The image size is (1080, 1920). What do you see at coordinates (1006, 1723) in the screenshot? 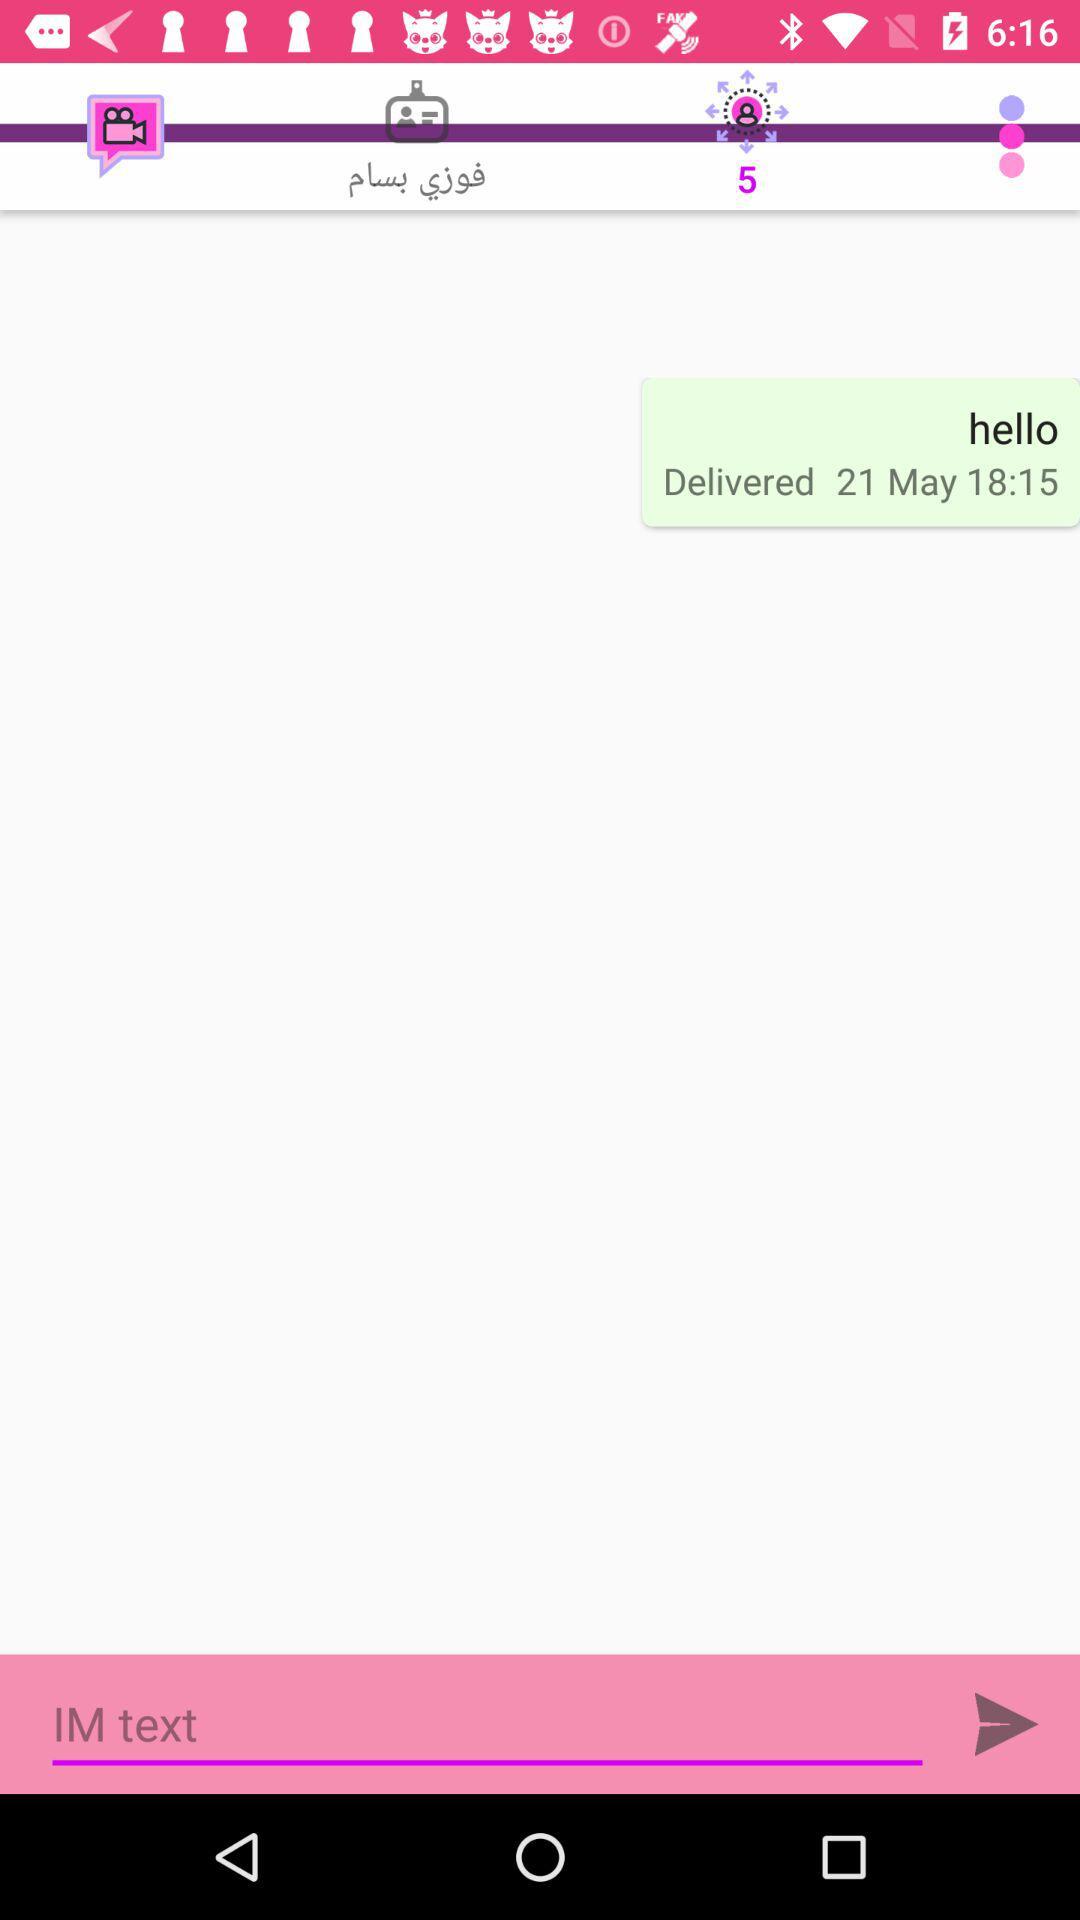
I see `the send icon` at bounding box center [1006, 1723].